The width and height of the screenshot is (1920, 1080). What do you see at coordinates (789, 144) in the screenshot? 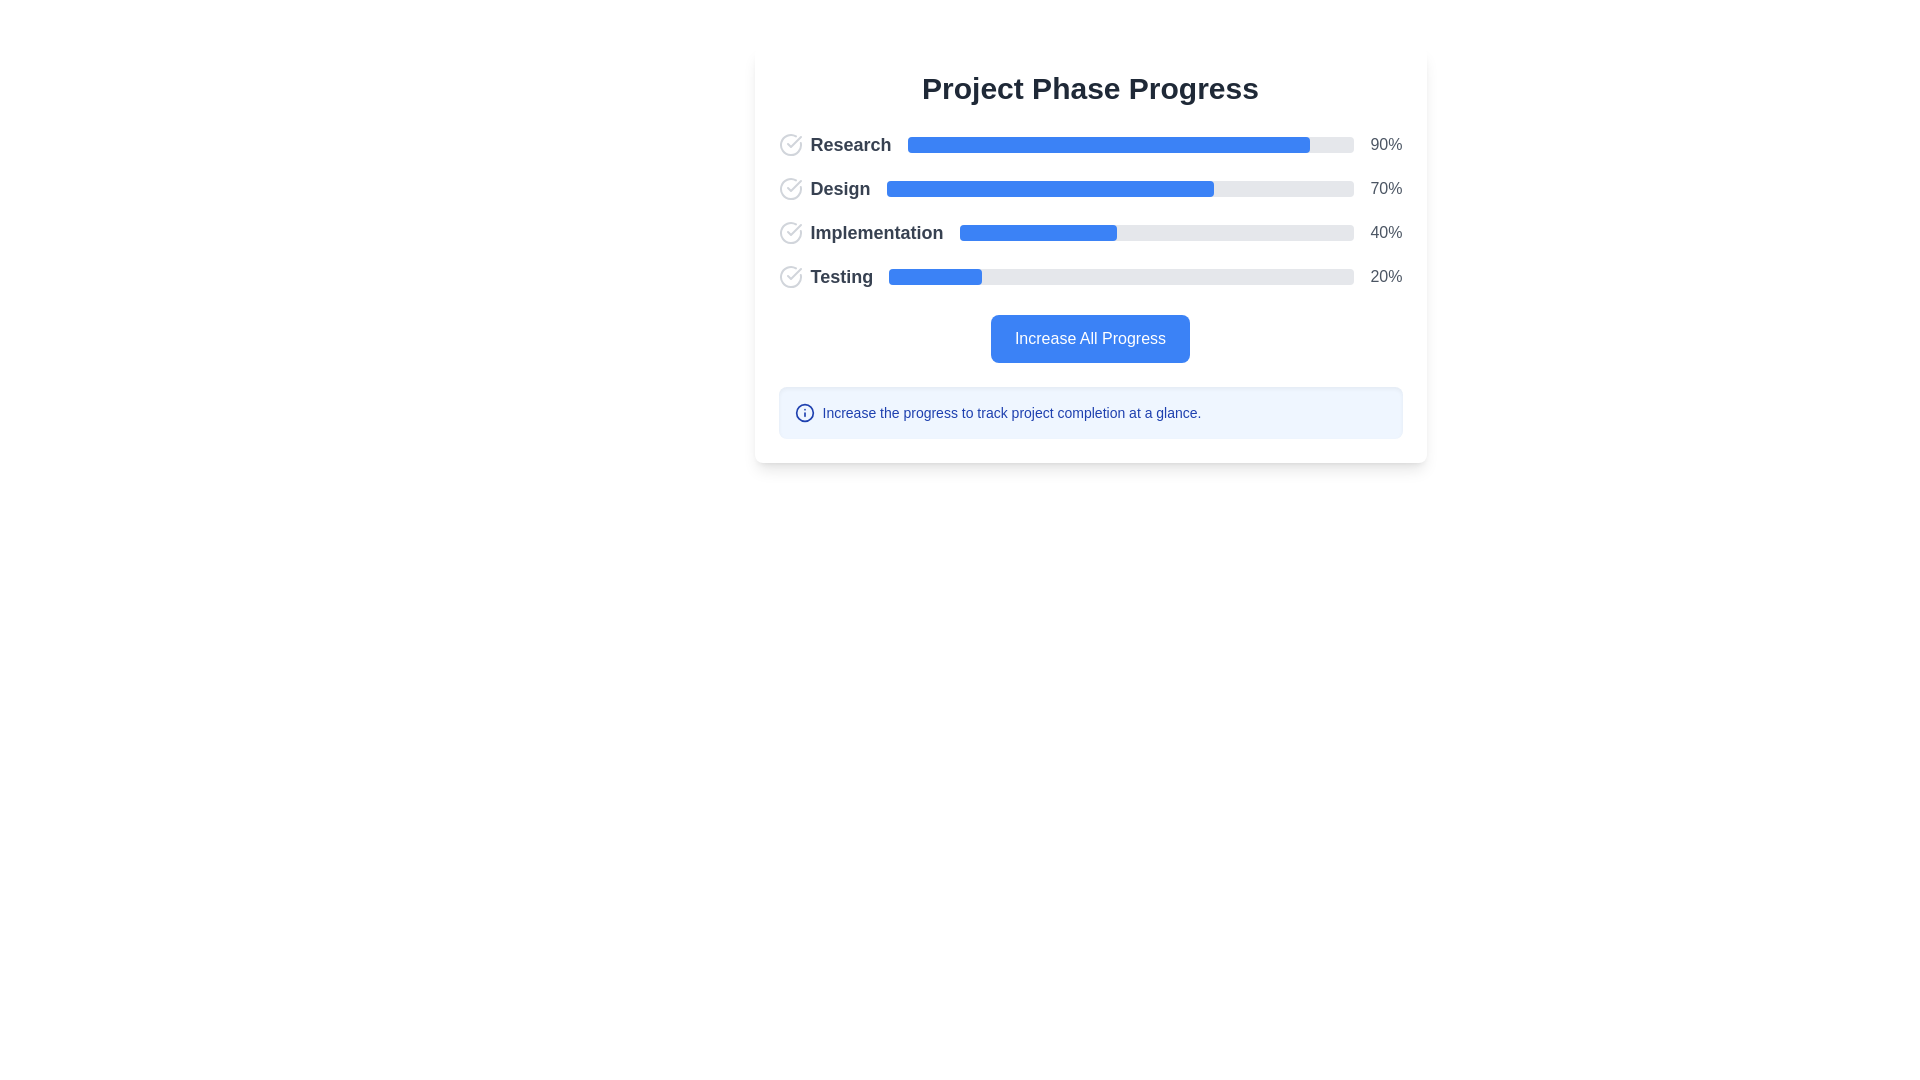
I see `the status of the Checkmark Icon indicating the completion of the 'Research' phase, positioned at the far-left side of the corresponding row` at bounding box center [789, 144].